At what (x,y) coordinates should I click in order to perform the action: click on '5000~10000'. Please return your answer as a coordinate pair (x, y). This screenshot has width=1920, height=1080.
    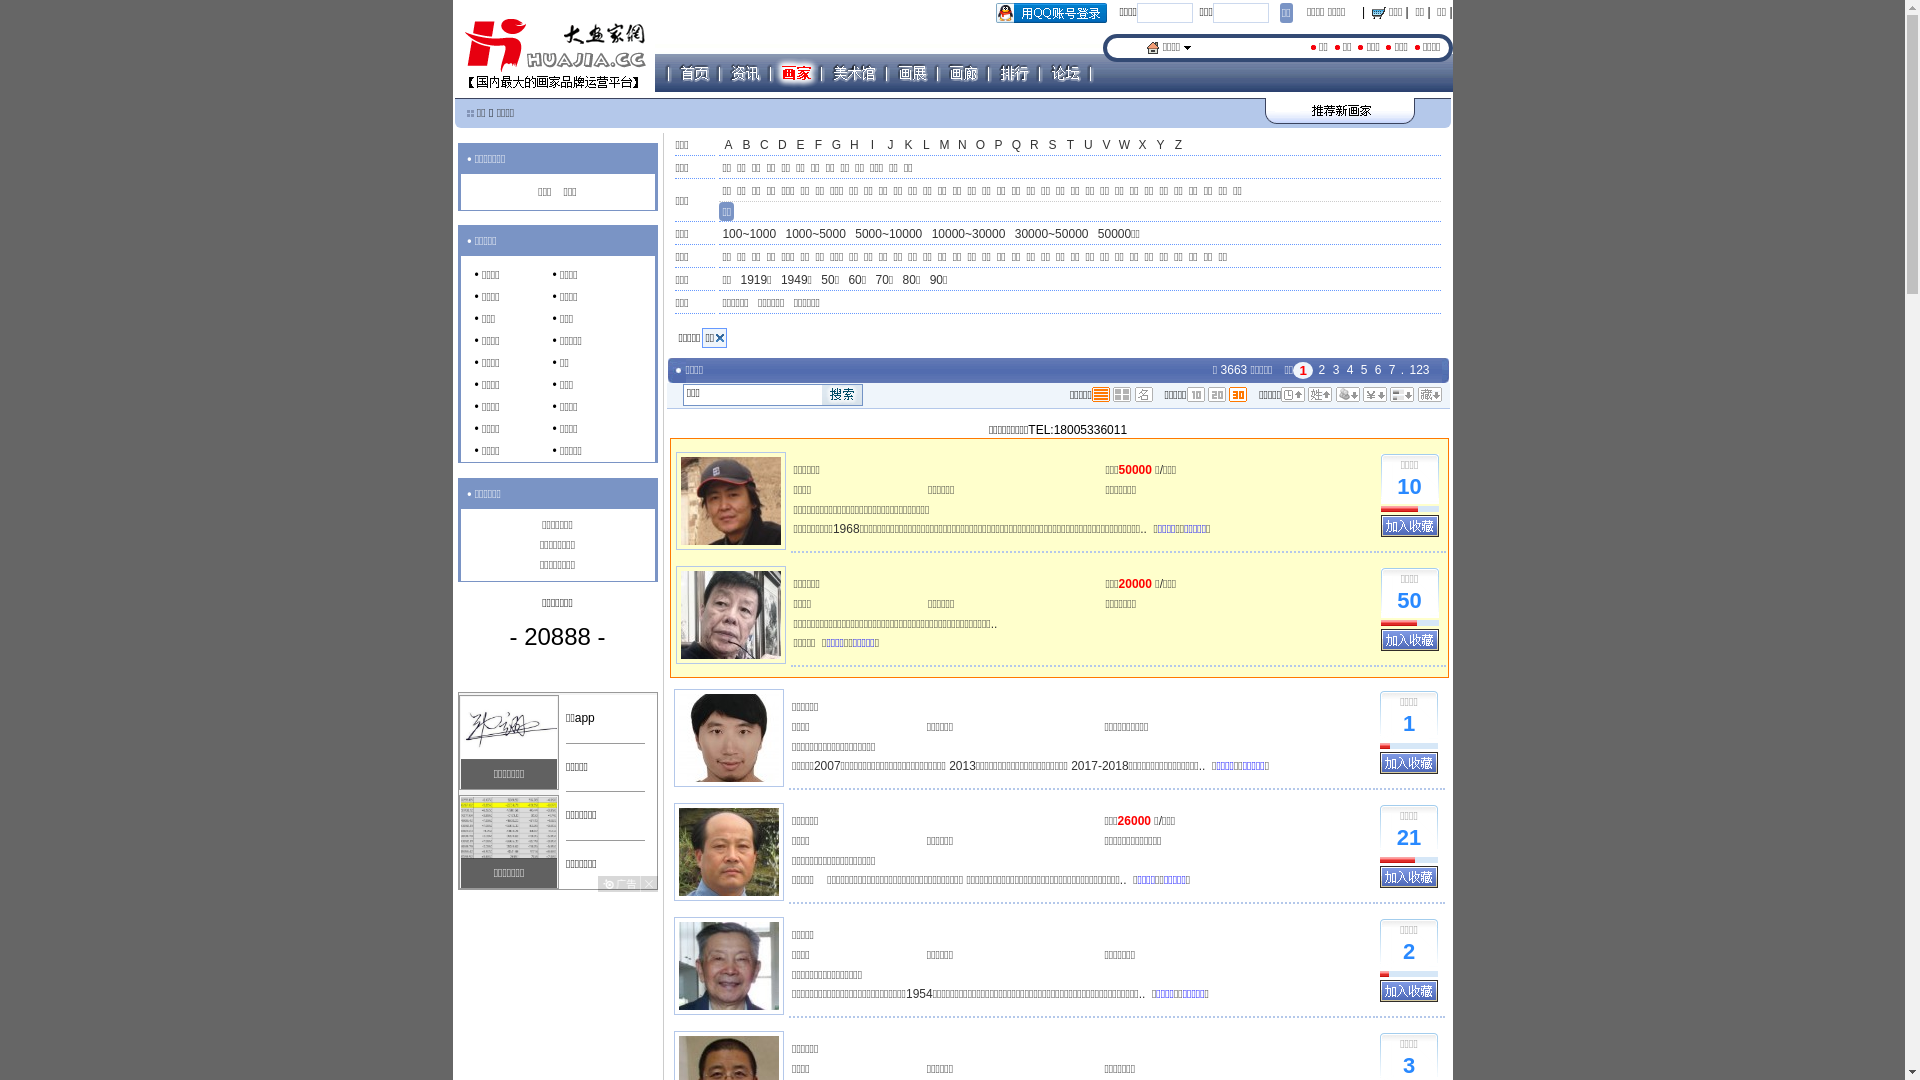
    Looking at the image, I should click on (887, 234).